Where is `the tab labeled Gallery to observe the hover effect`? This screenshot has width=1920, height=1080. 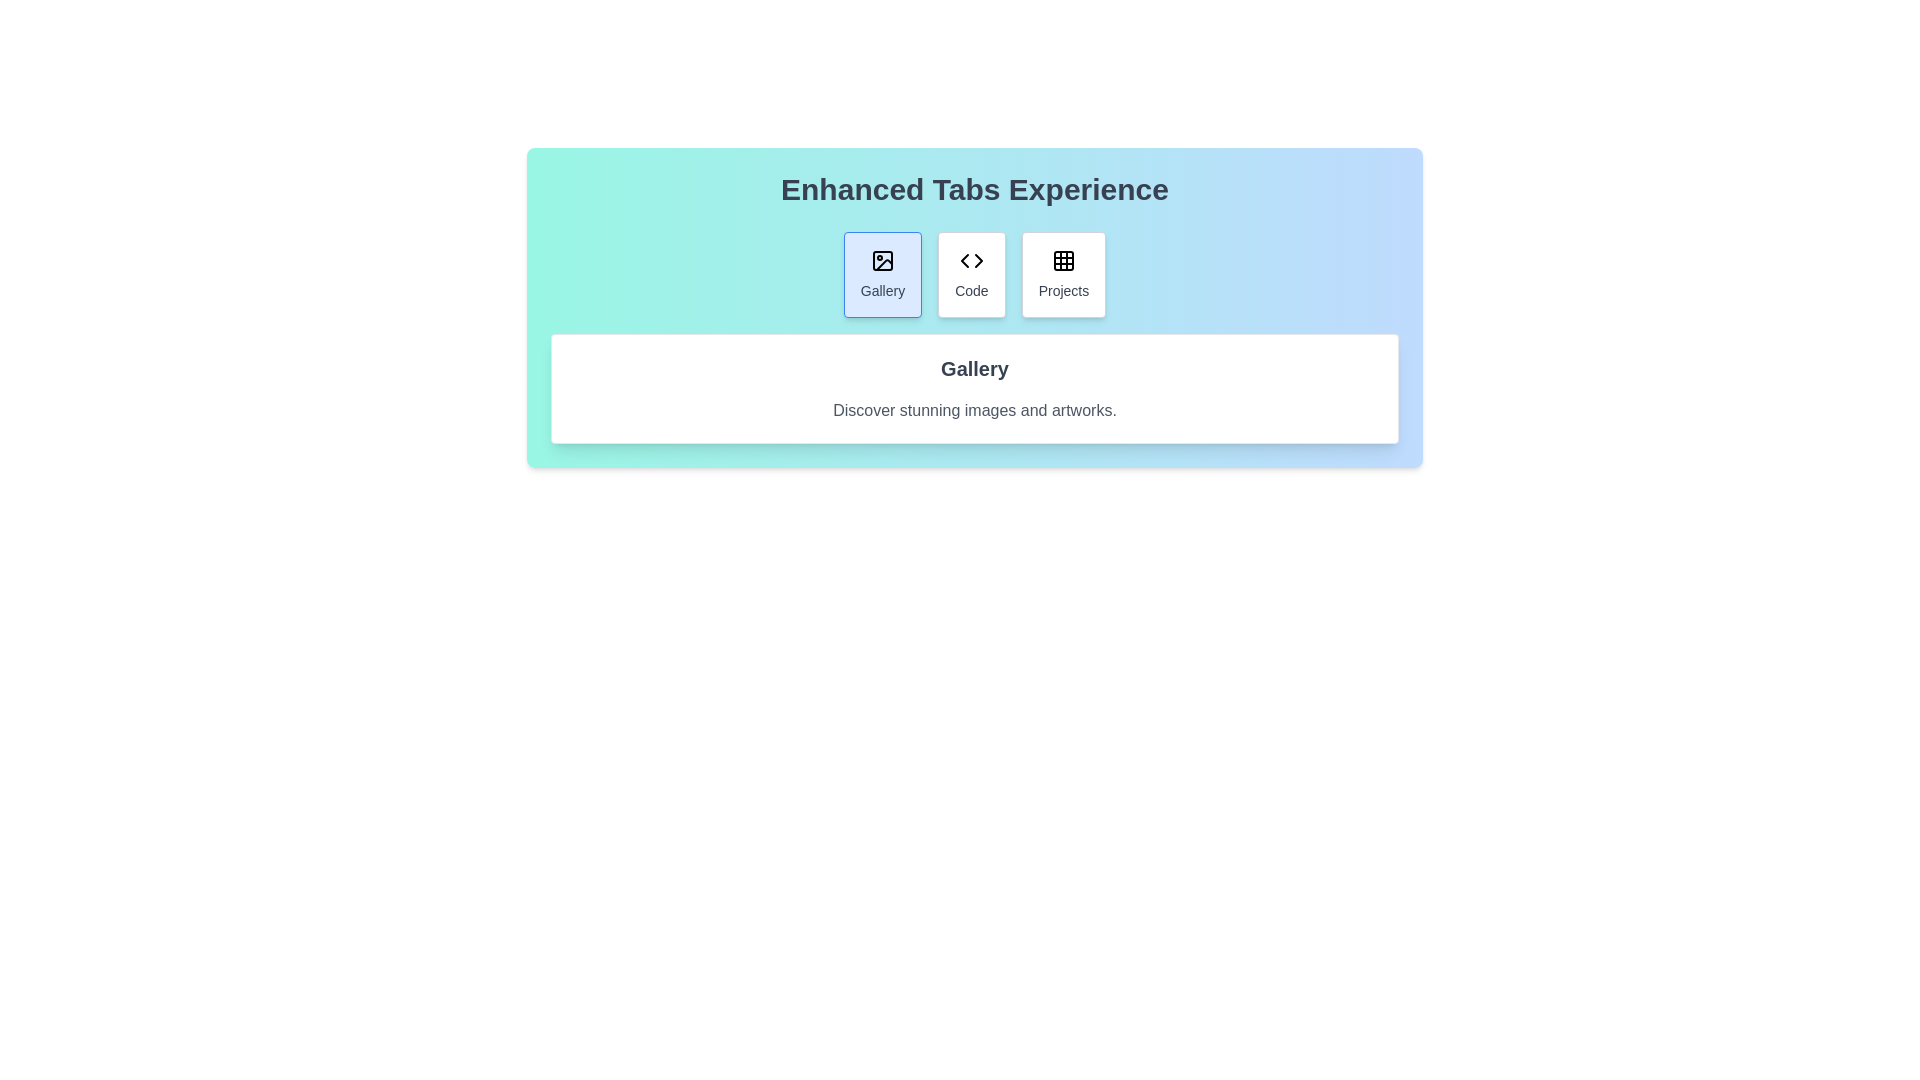
the tab labeled Gallery to observe the hover effect is located at coordinates (882, 274).